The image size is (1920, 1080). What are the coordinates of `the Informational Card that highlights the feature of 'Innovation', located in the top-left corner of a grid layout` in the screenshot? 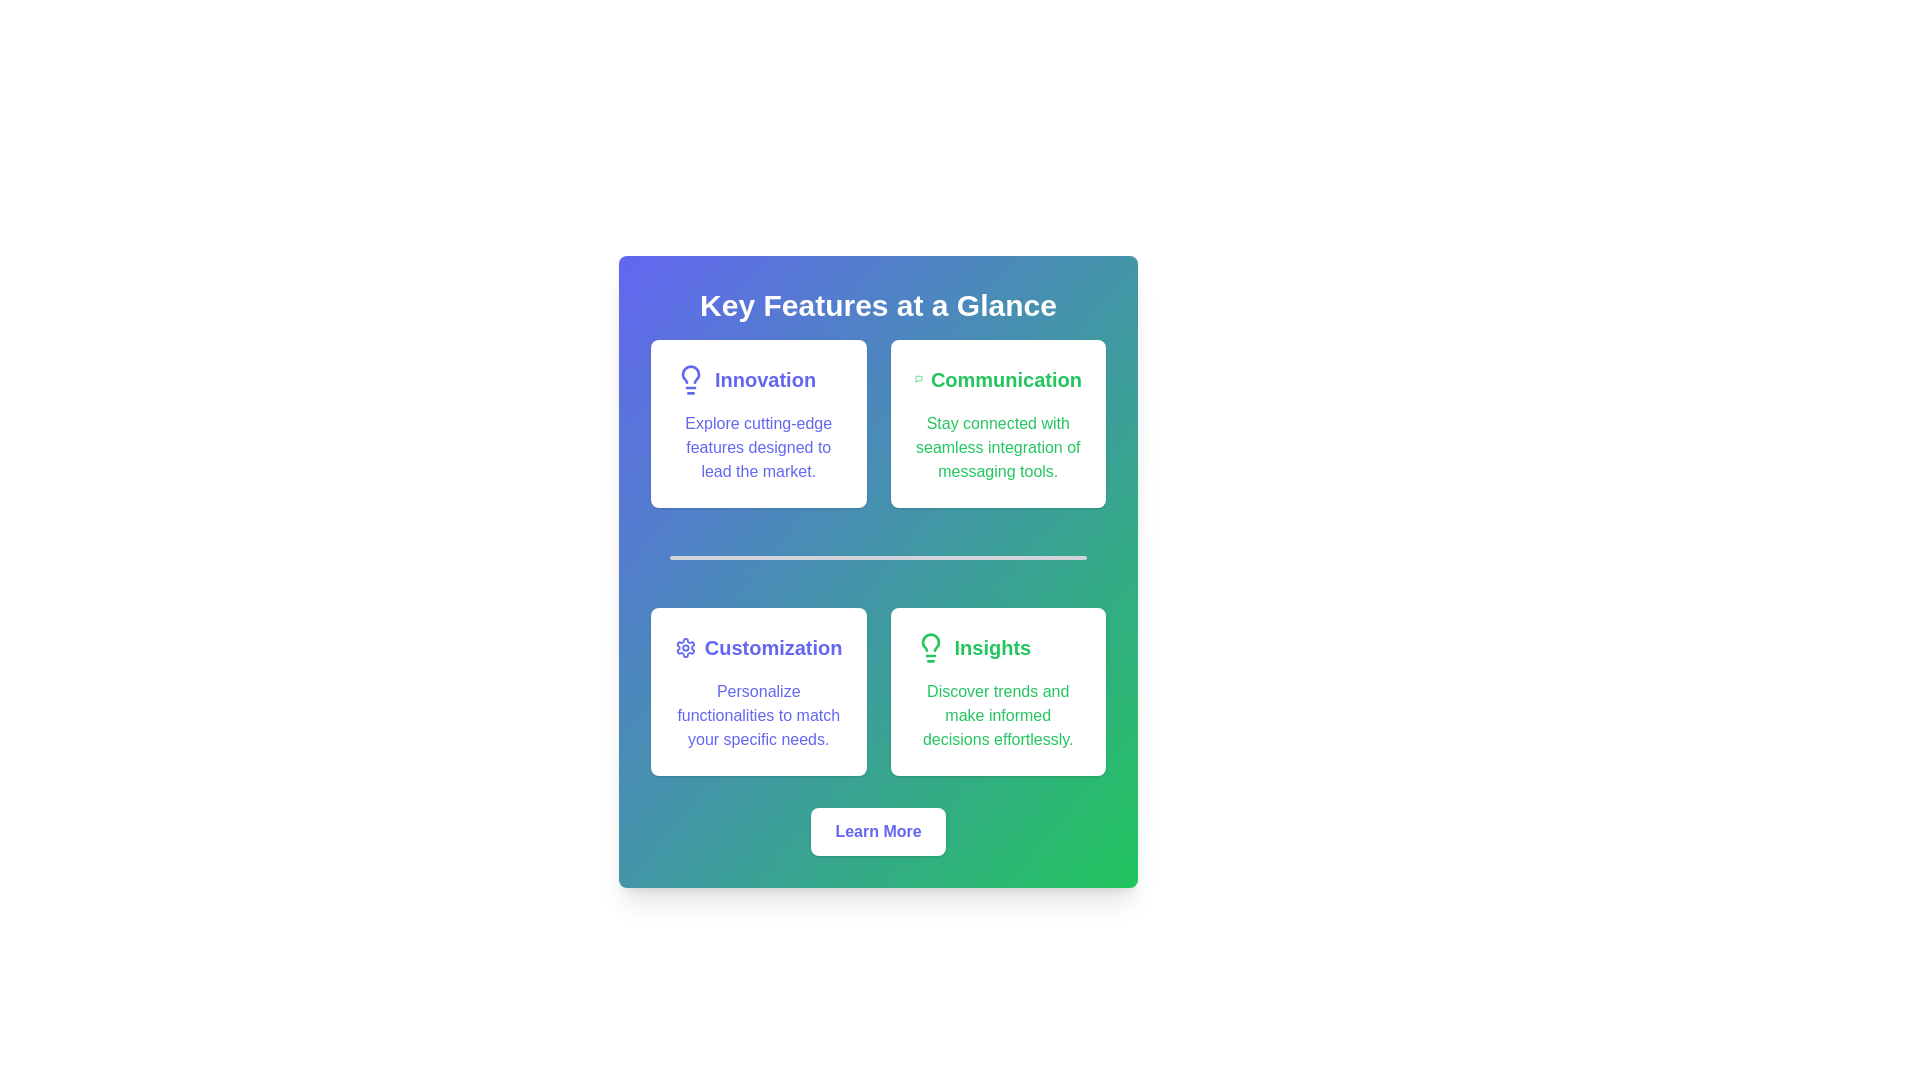 It's located at (757, 423).